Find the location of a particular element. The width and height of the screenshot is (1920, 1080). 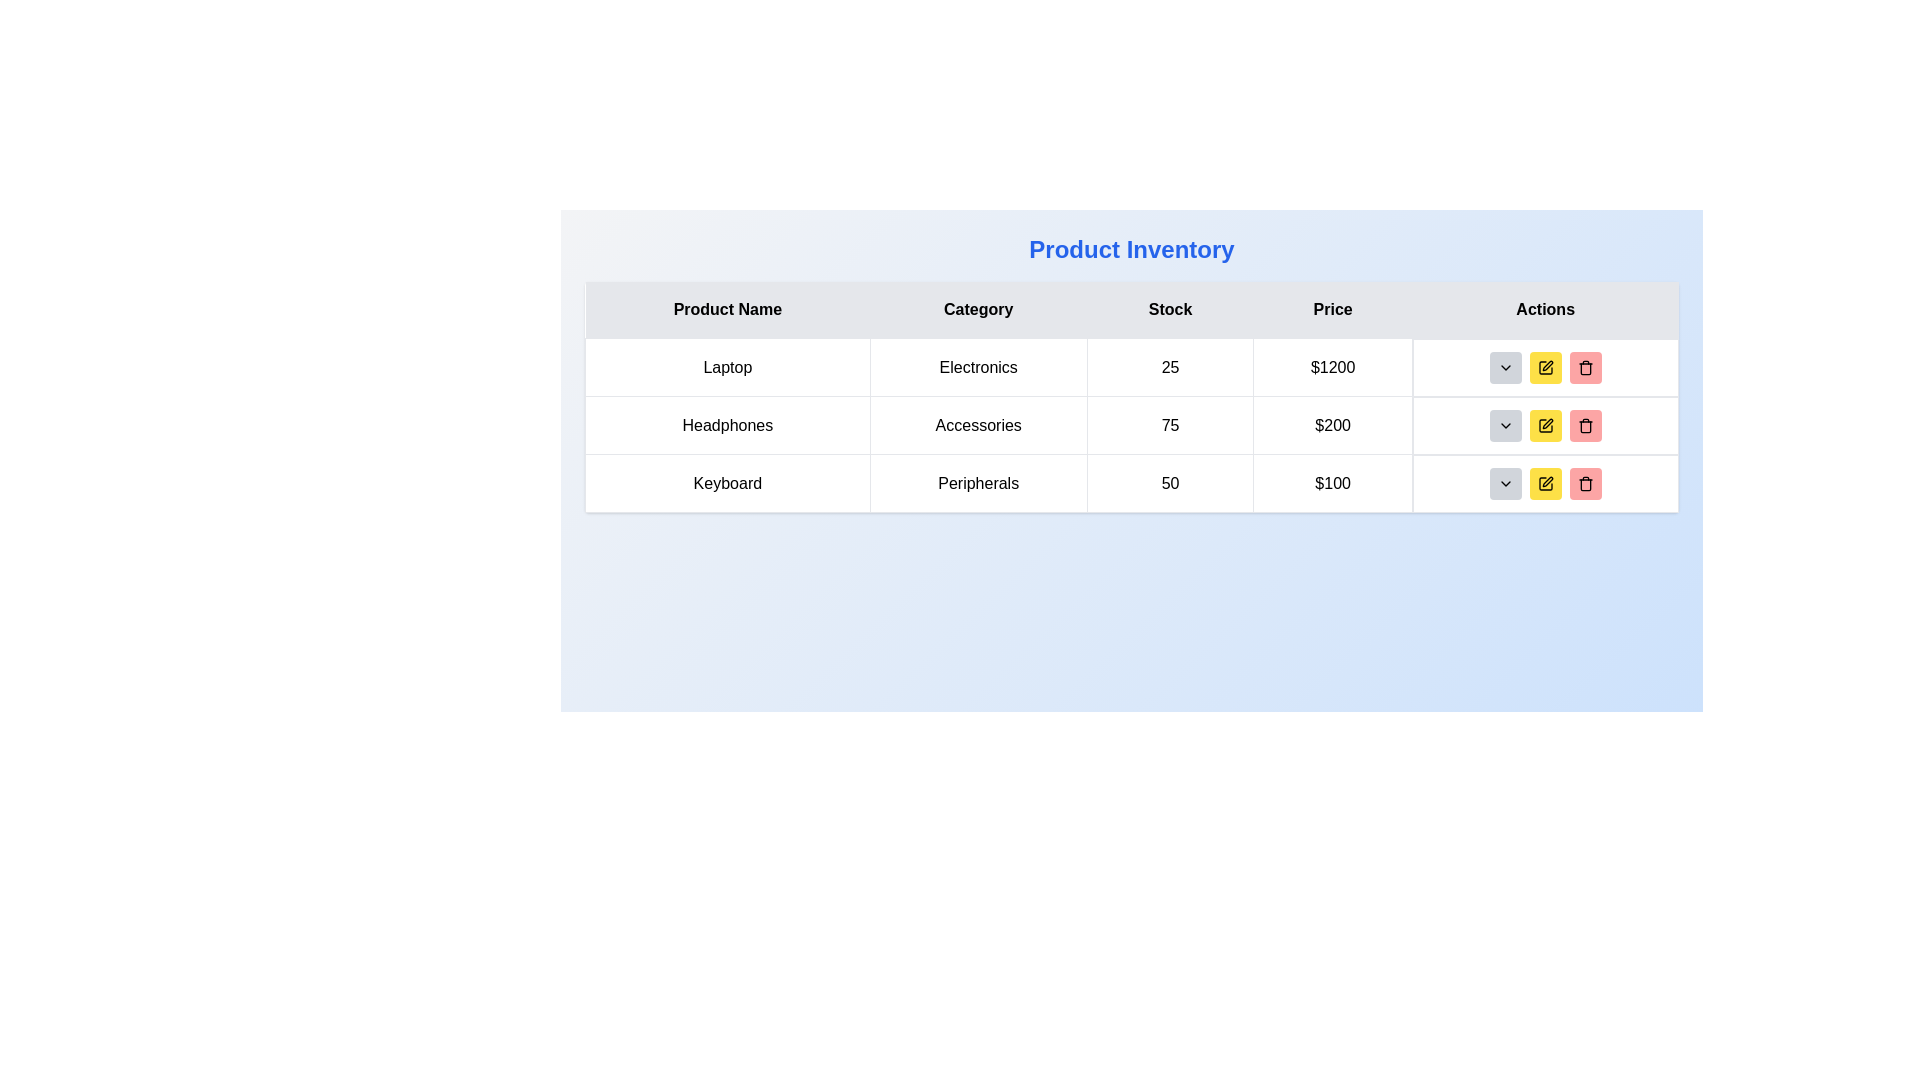

the edit button icon, which resembles a pencil within a yellow button in the 'Actions' column for the 'Headphones' product is located at coordinates (1544, 367).